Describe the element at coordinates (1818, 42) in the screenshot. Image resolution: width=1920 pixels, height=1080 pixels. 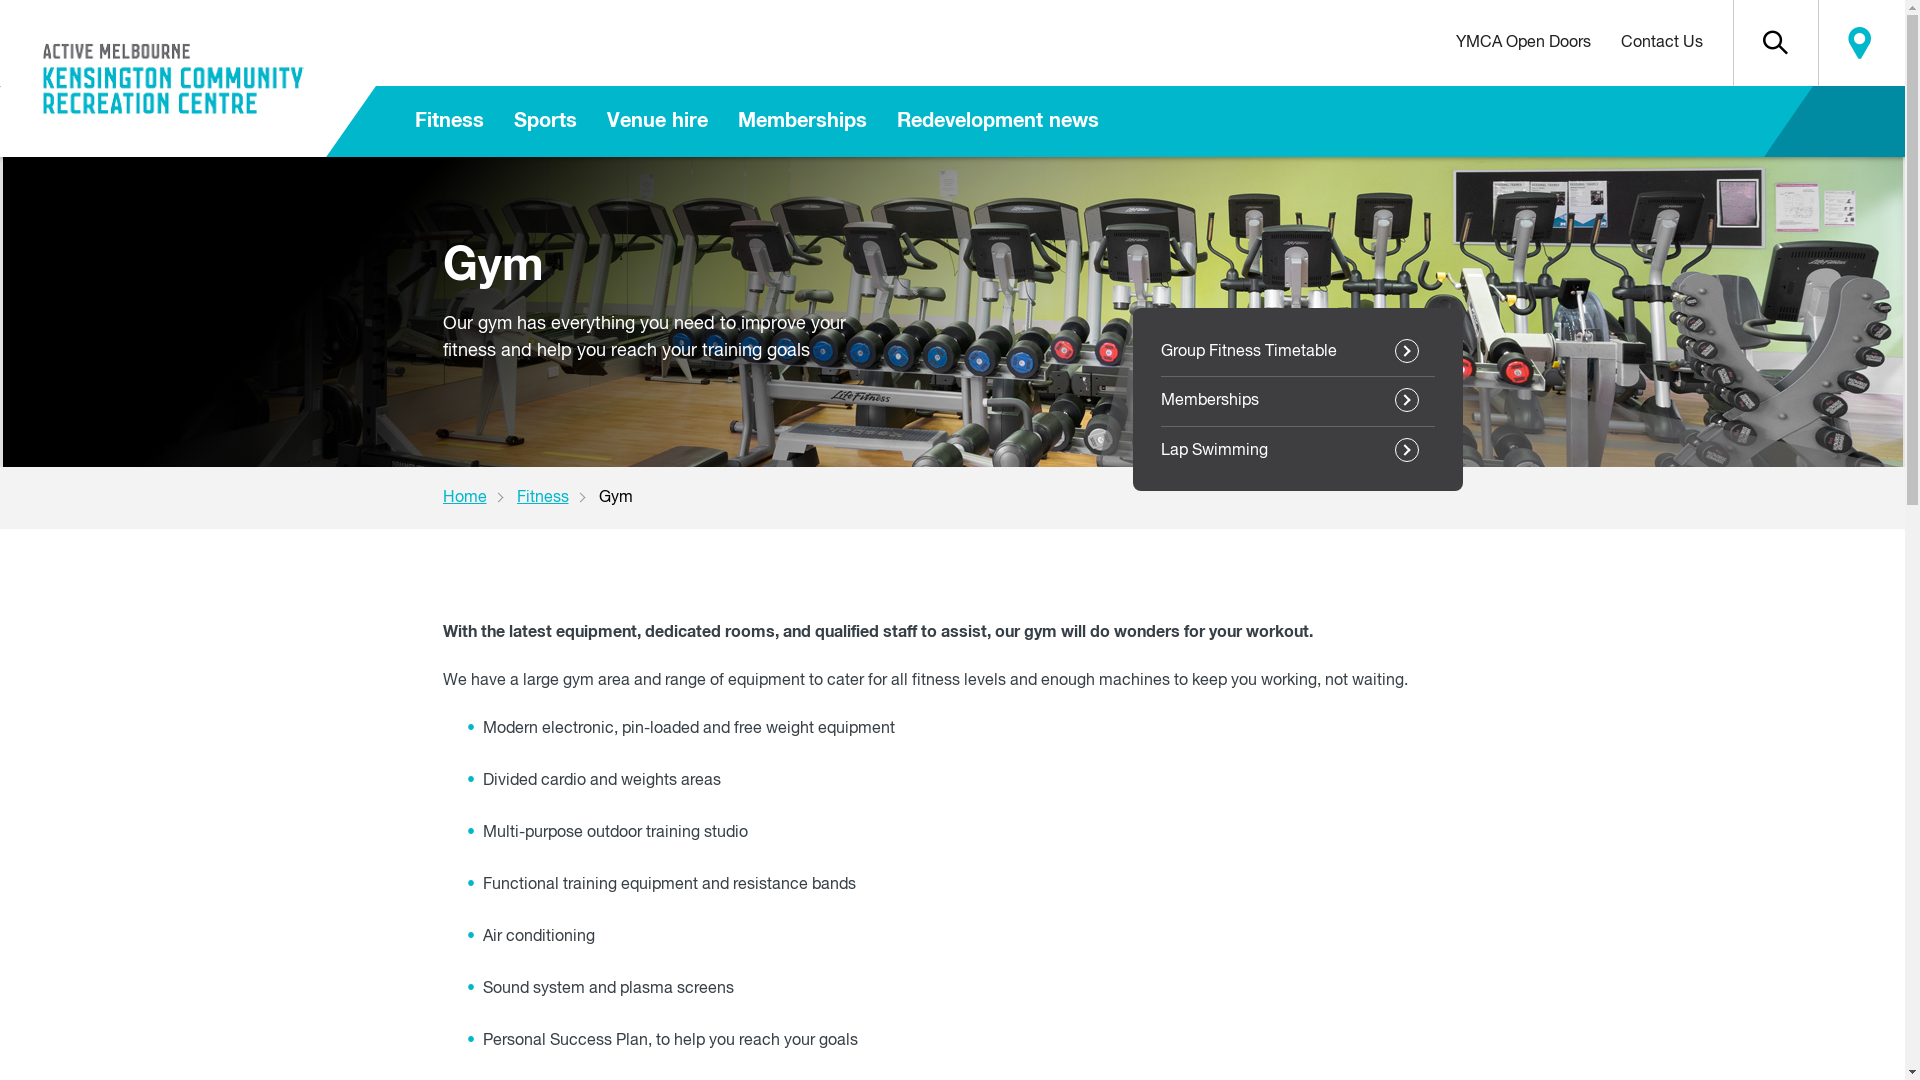
I see `'Locate'` at that location.